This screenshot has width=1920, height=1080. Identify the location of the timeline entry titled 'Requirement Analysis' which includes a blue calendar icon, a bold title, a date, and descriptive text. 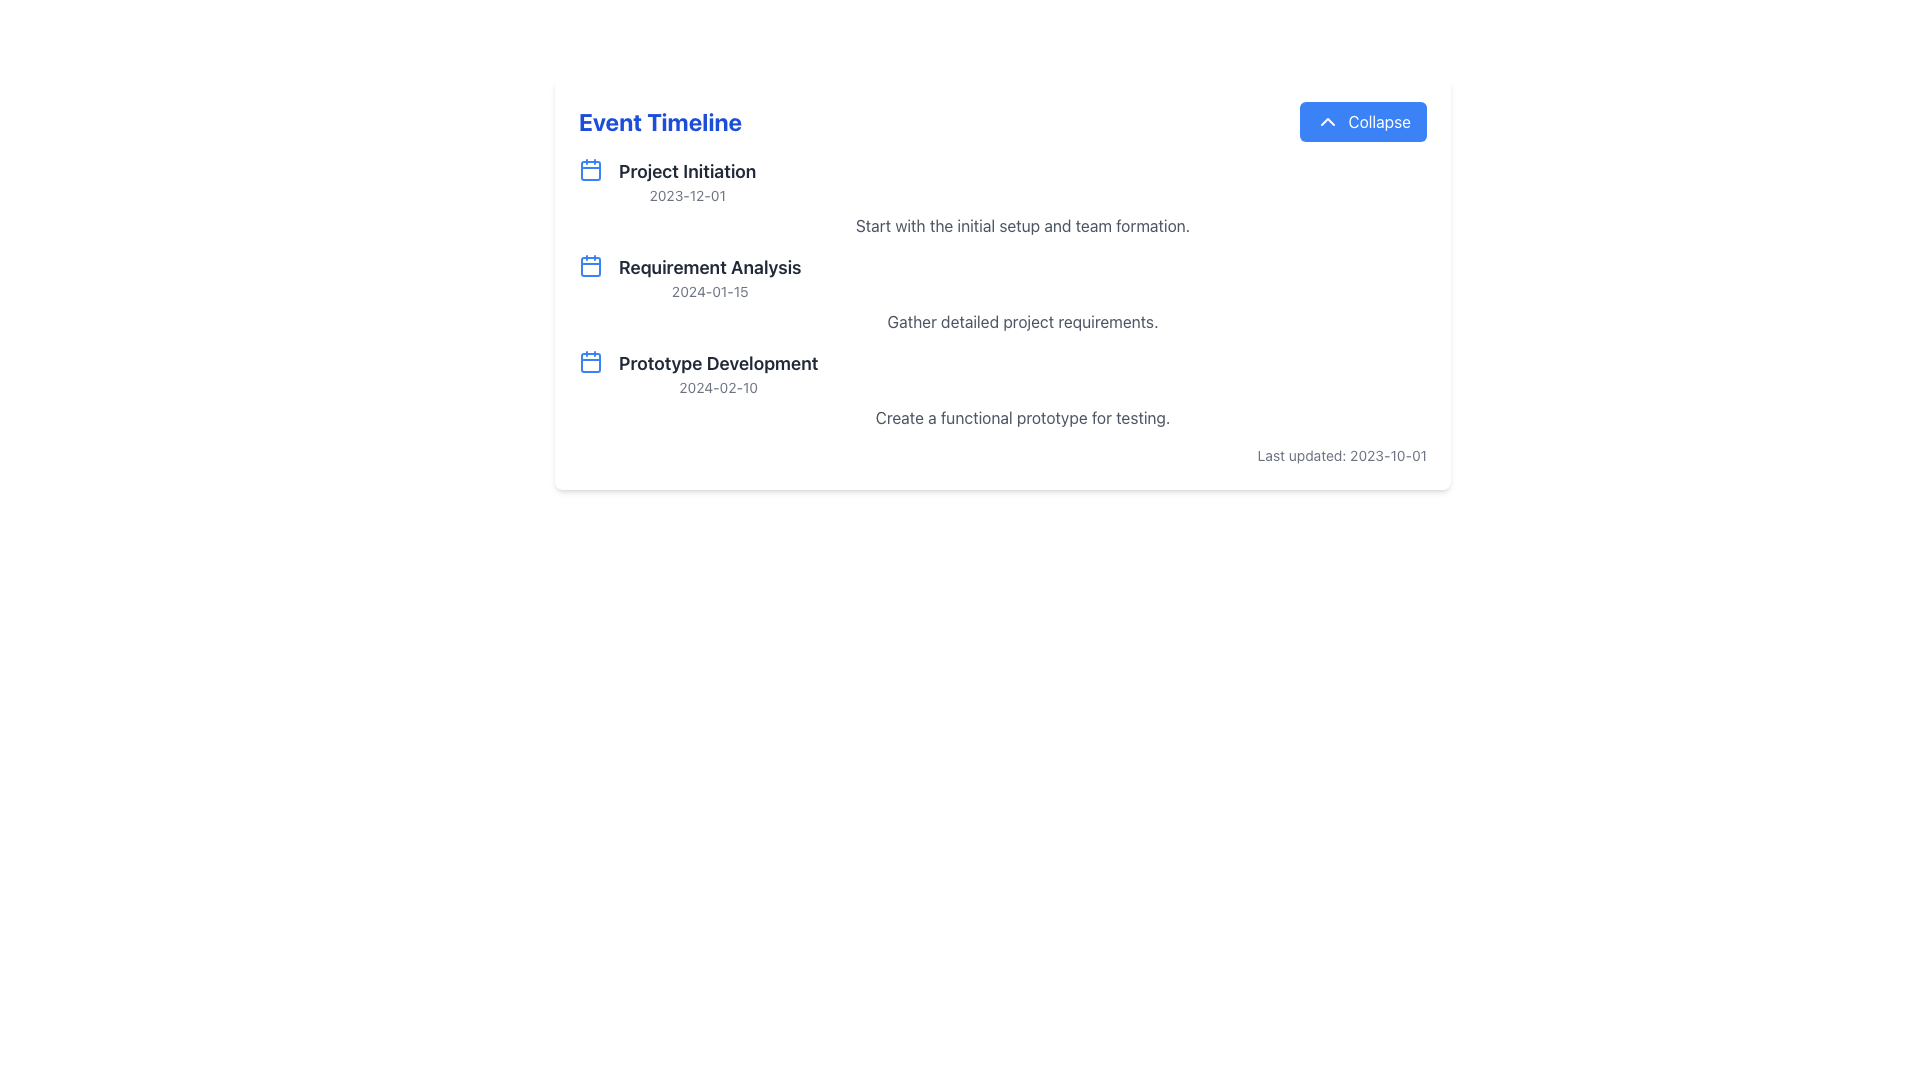
(1003, 293).